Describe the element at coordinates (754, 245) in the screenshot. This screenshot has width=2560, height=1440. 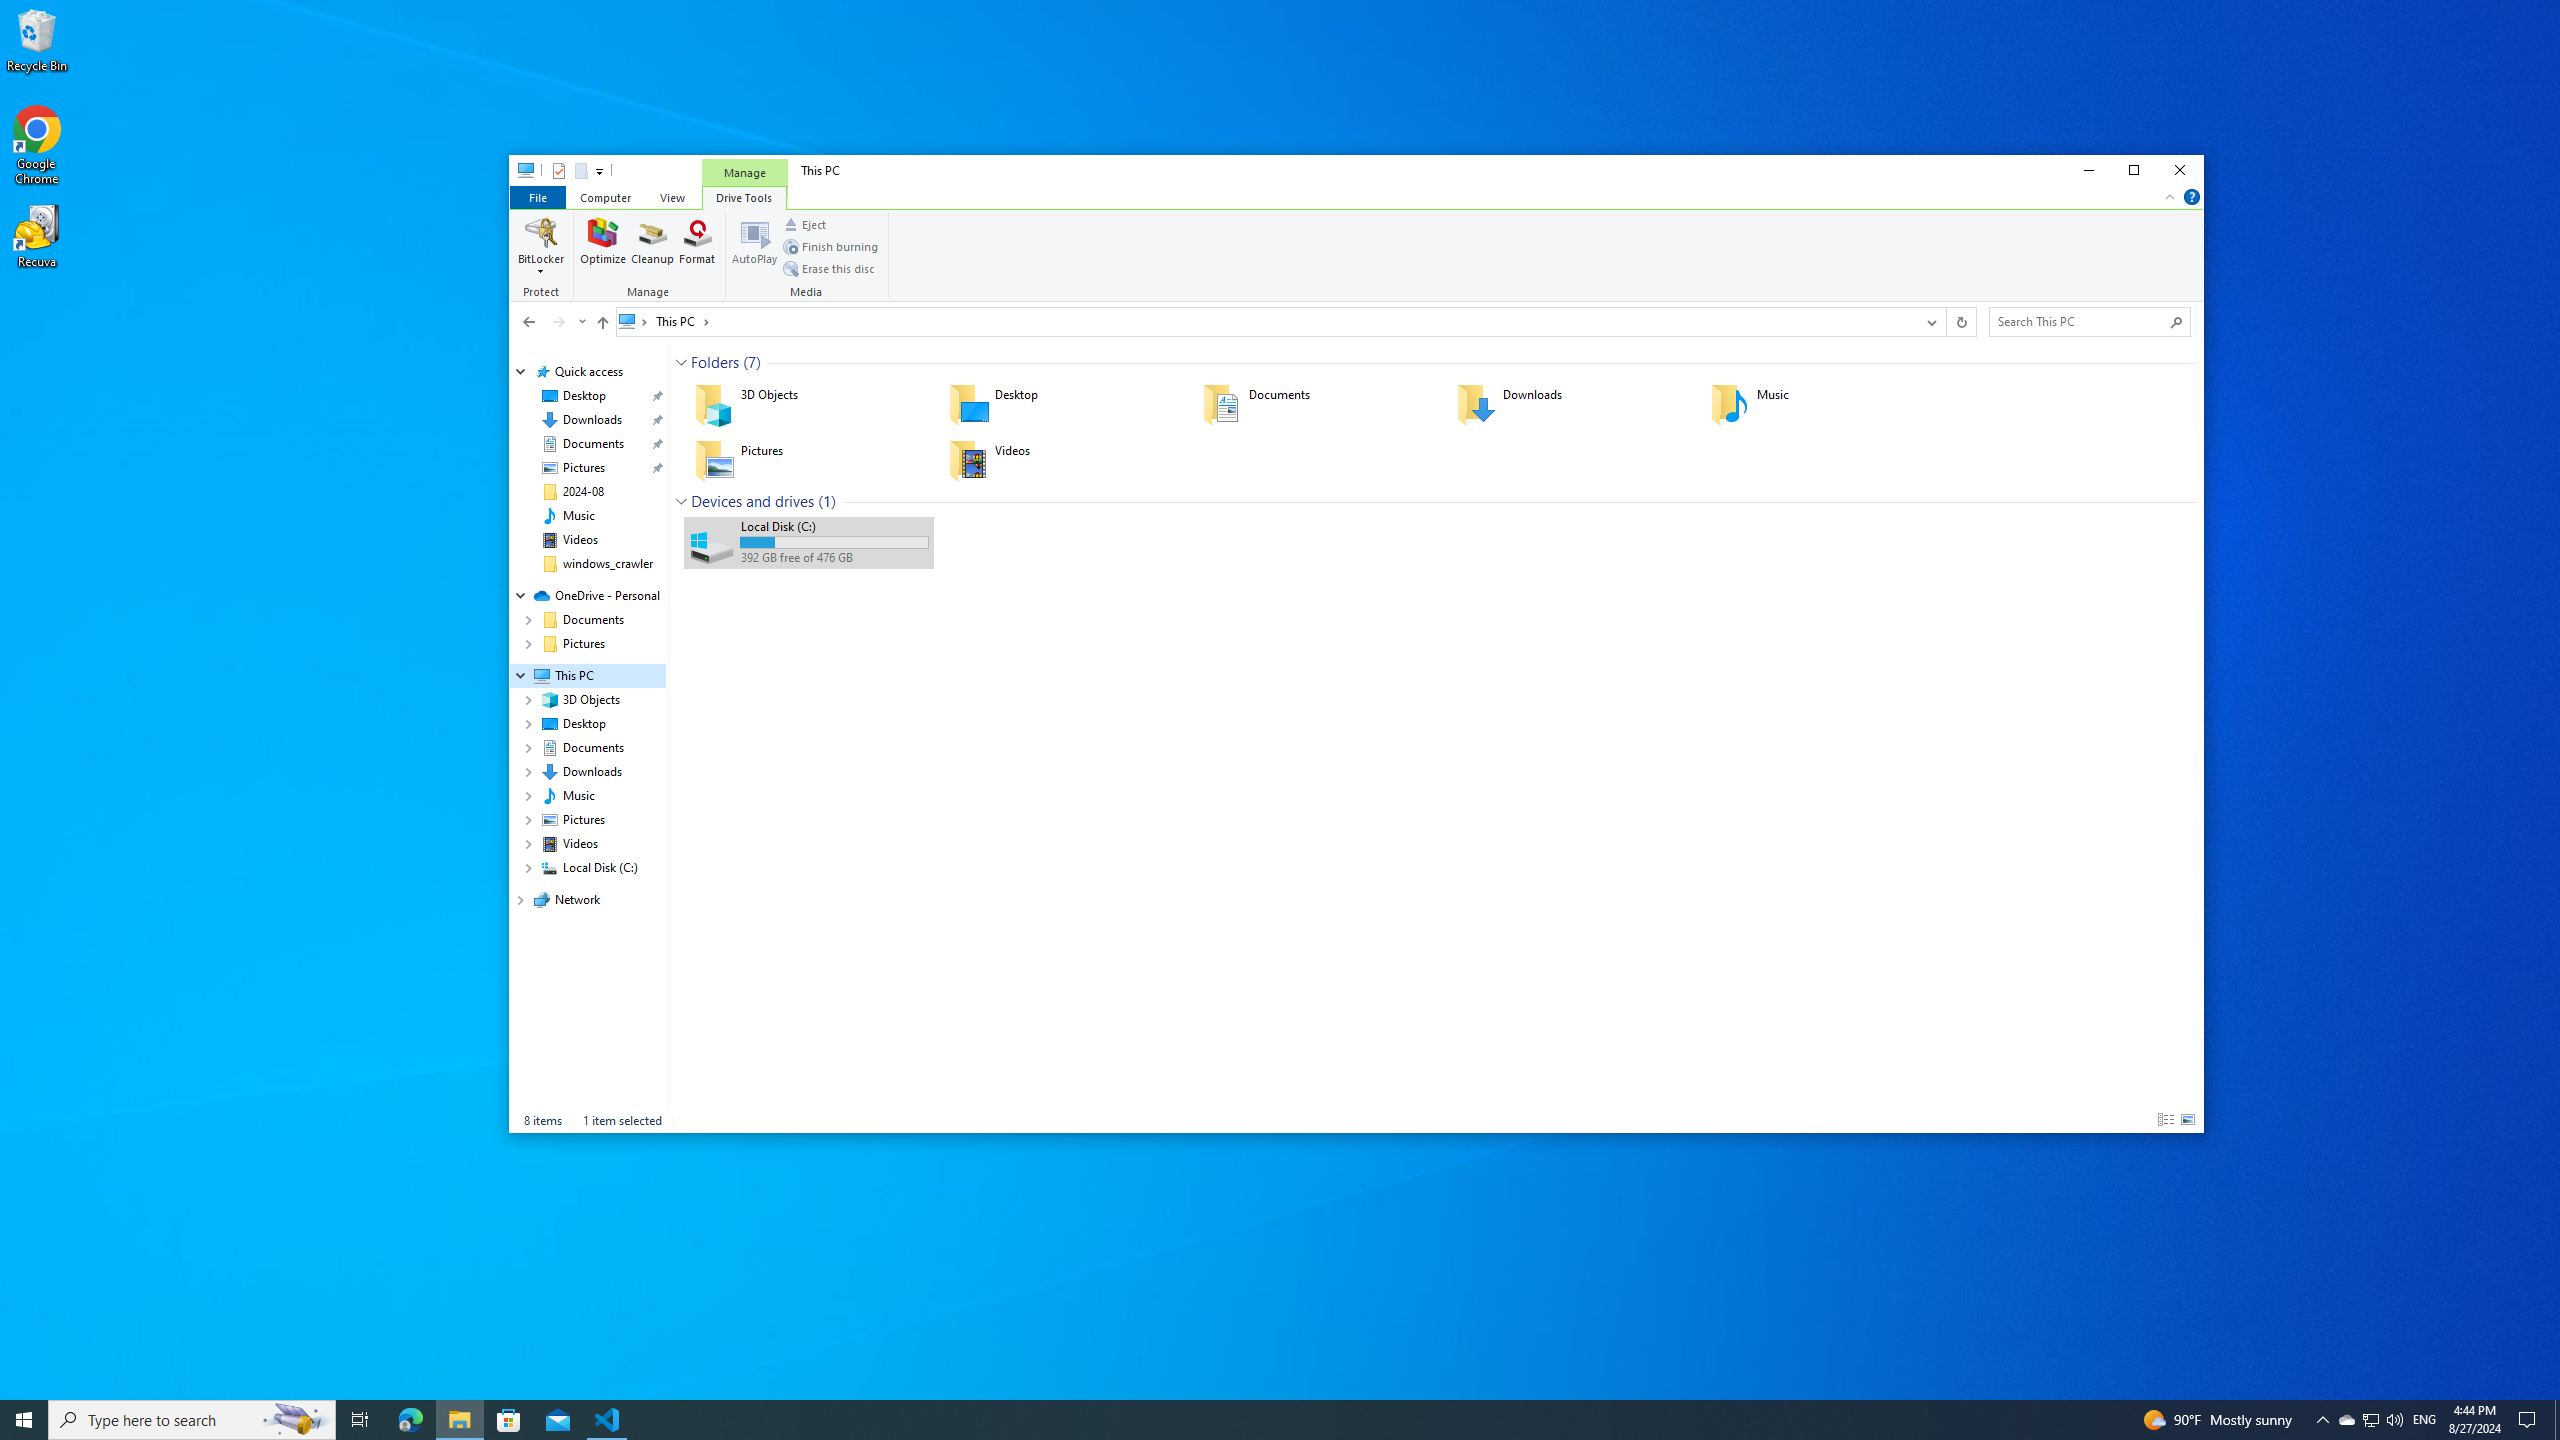
I see `'AutoPlay'` at that location.